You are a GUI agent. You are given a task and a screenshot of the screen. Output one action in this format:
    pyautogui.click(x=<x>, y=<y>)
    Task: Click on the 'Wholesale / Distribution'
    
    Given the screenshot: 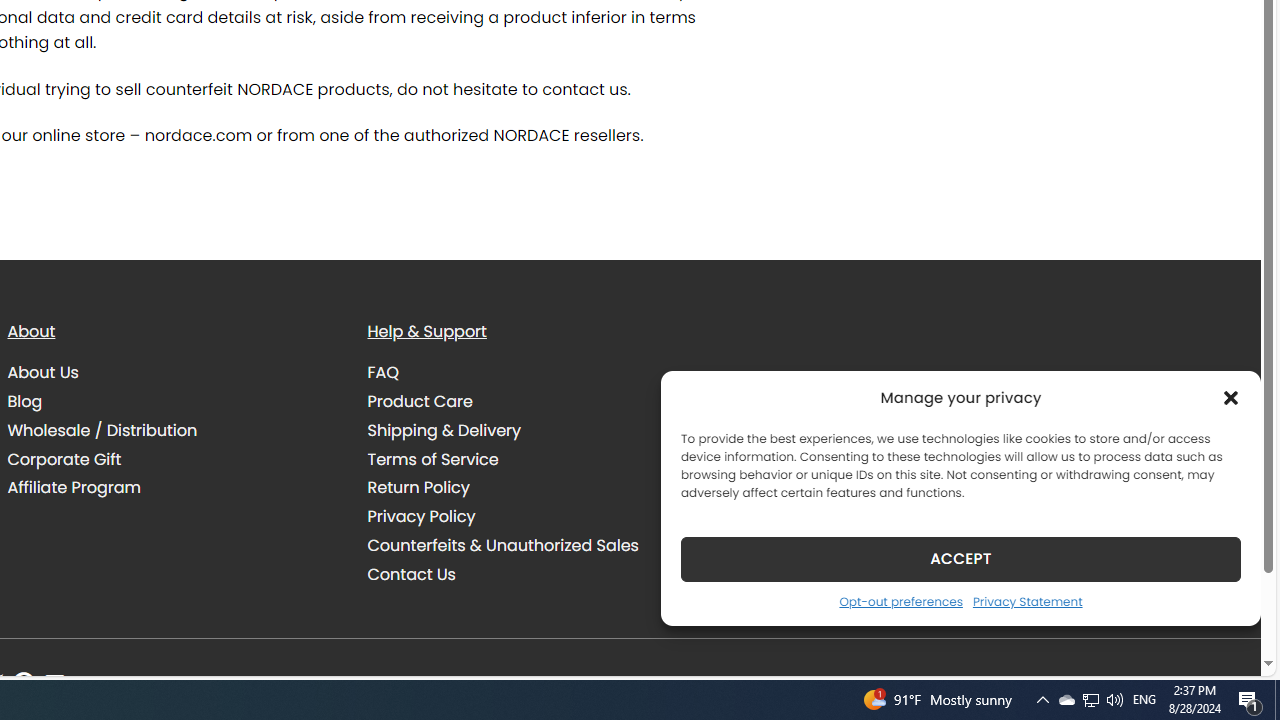 What is the action you would take?
    pyautogui.click(x=172, y=429)
    